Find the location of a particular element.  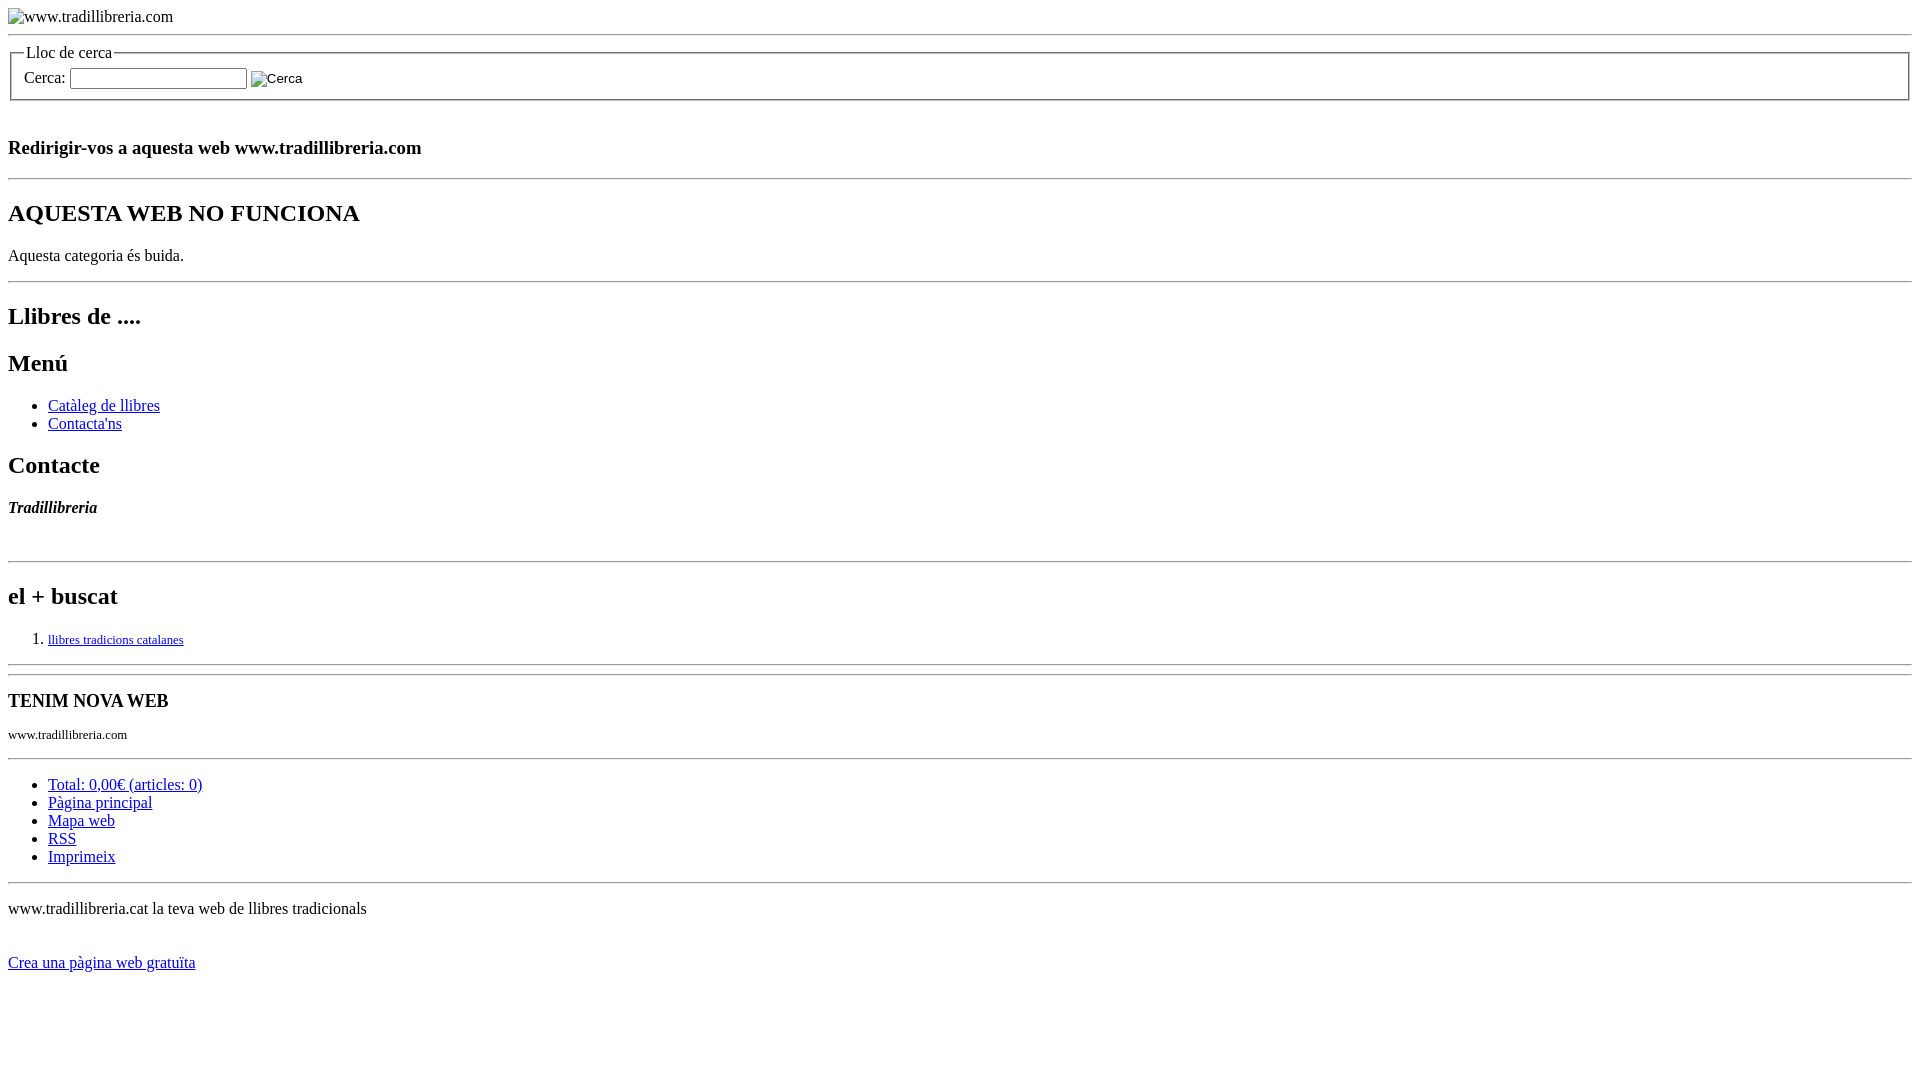

'llibres tradicions catalanes' is located at coordinates (114, 640).